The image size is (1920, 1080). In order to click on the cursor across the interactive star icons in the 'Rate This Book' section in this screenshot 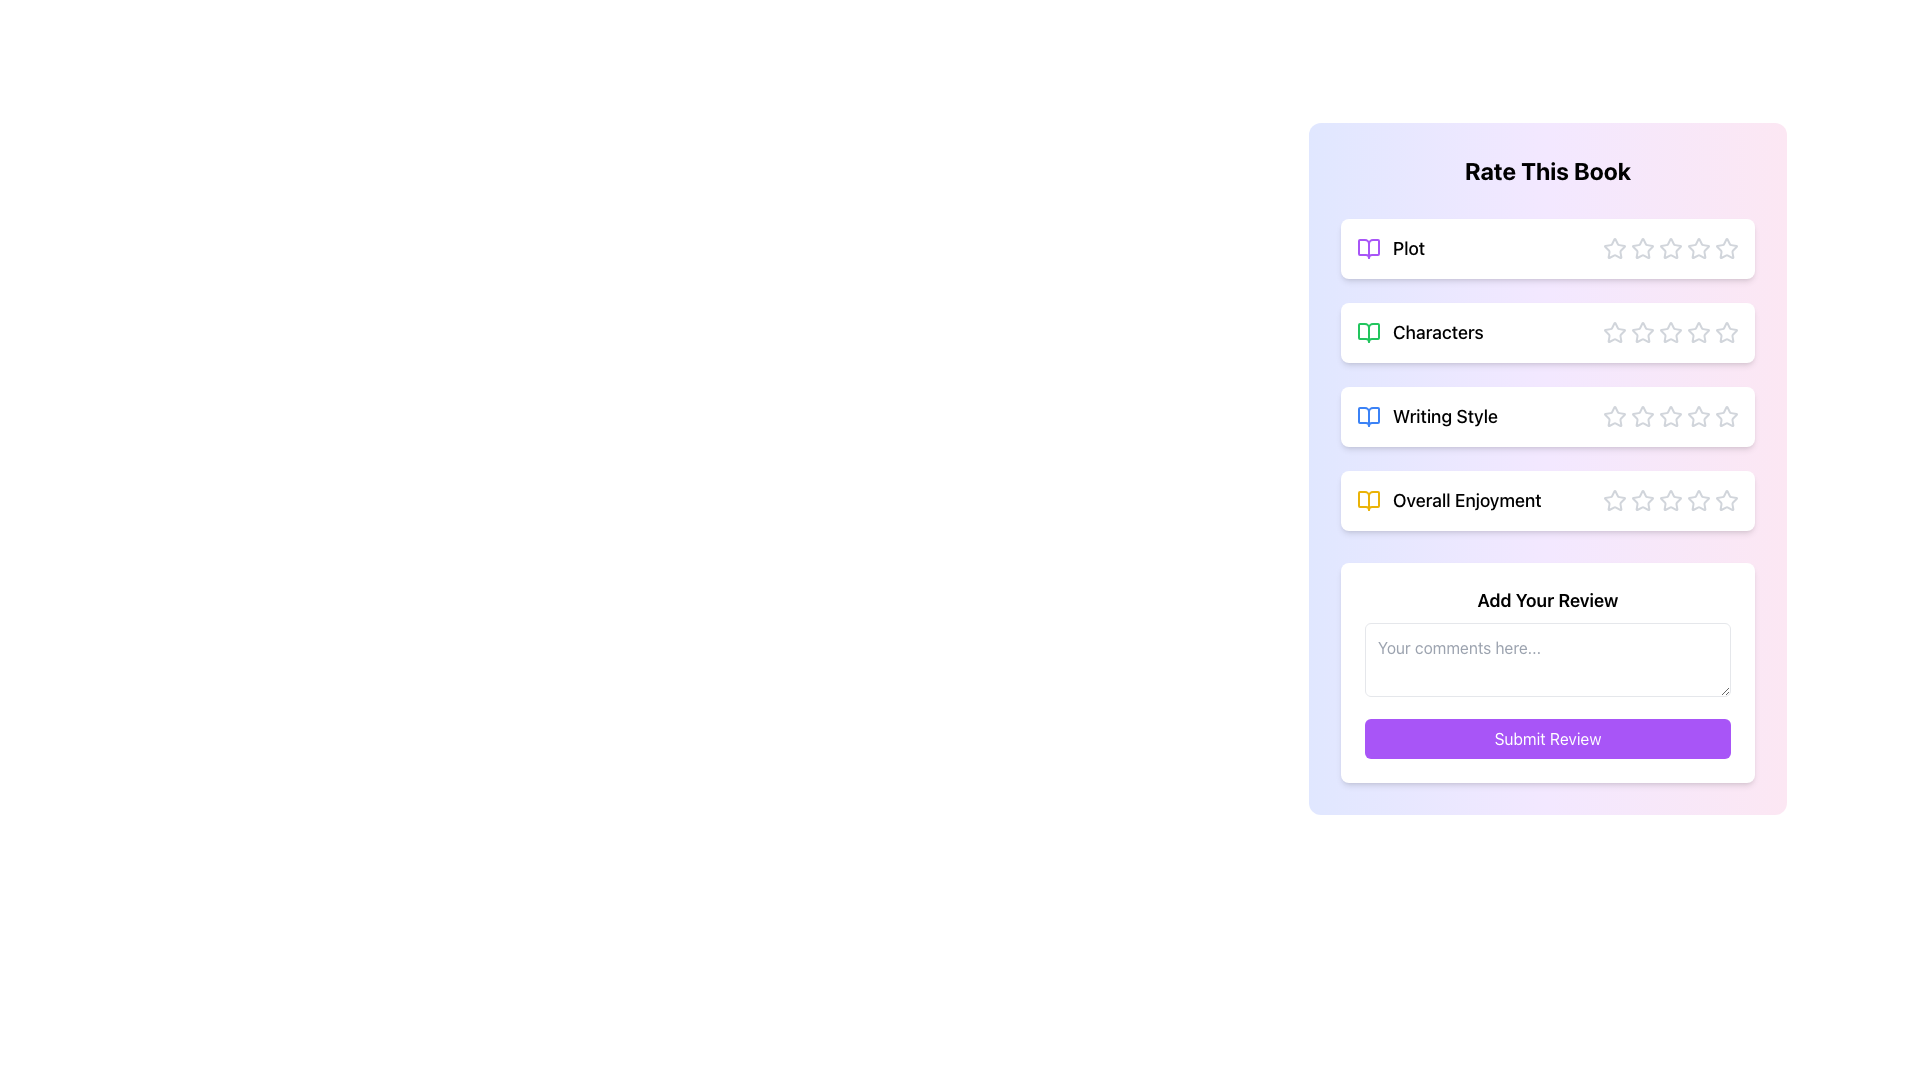, I will do `click(1547, 374)`.